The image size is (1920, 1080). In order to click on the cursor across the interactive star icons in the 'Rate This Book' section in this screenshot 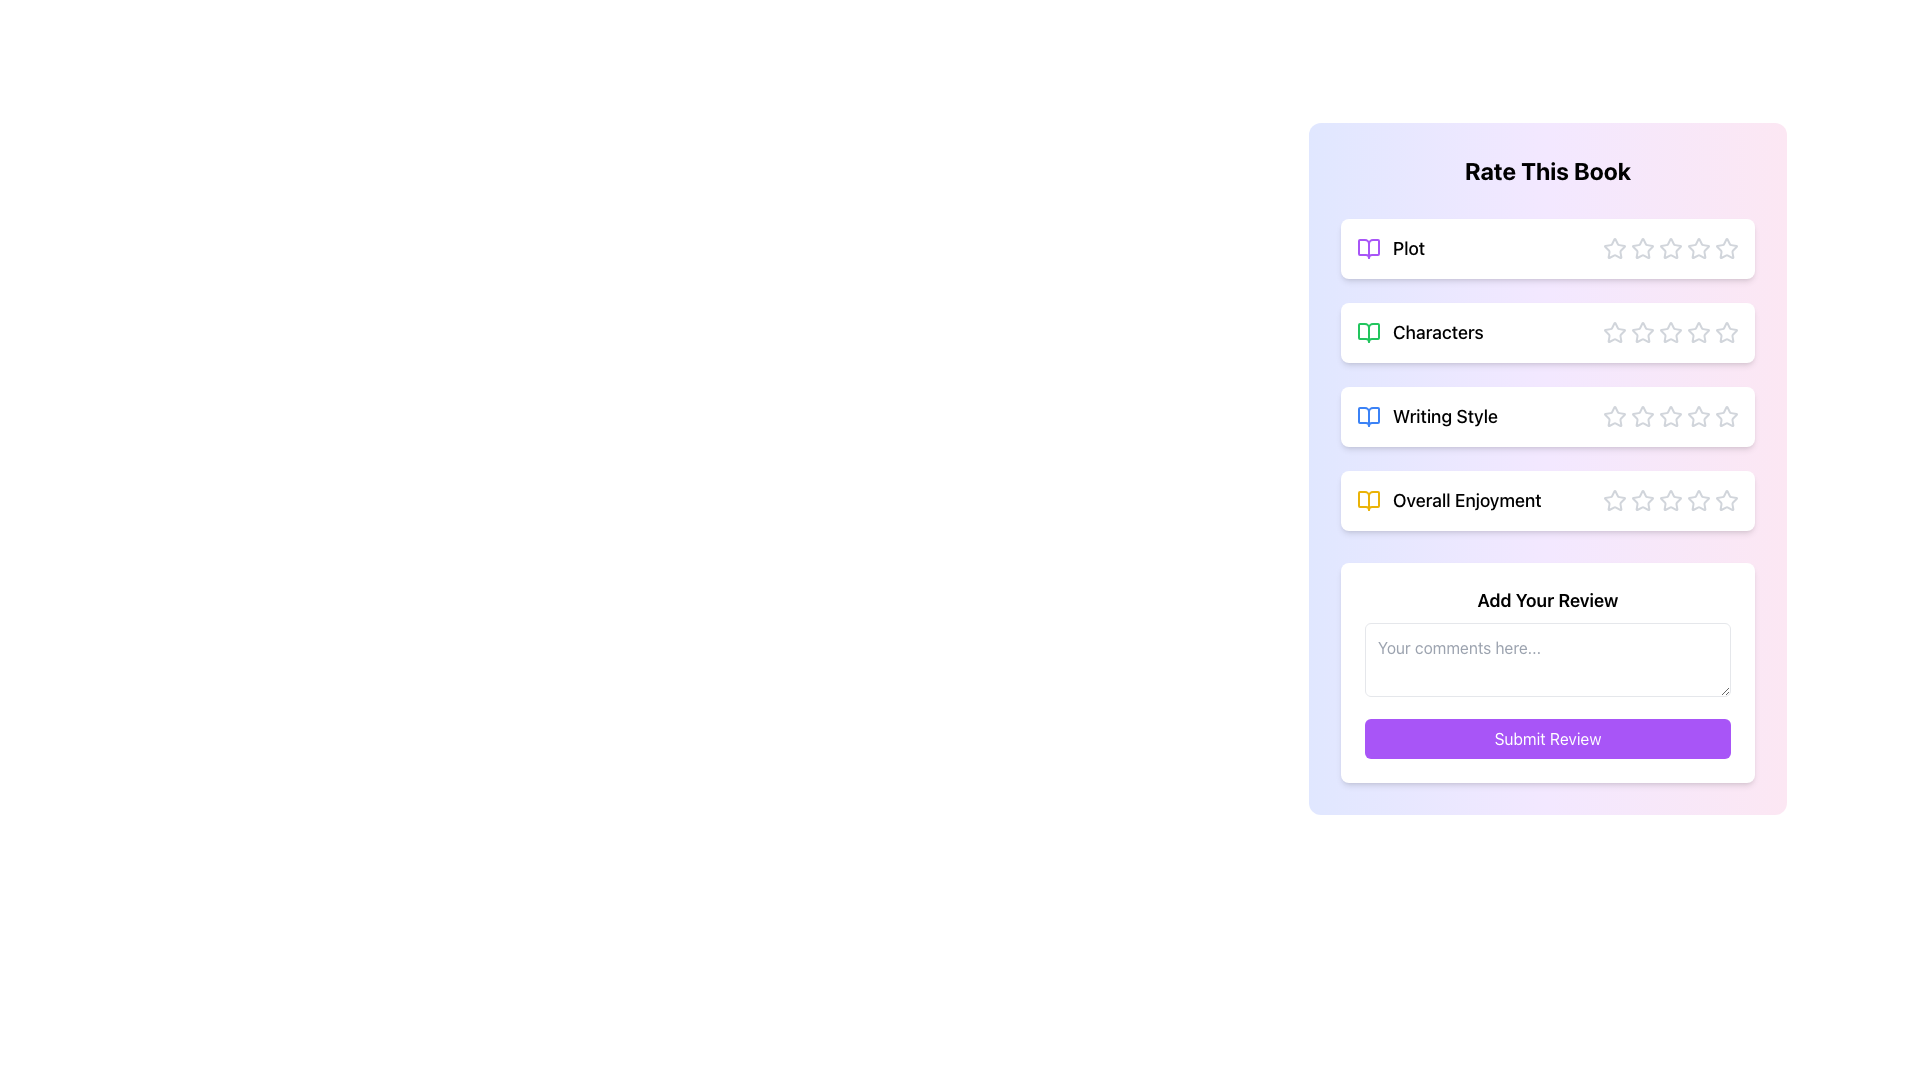, I will do `click(1547, 374)`.